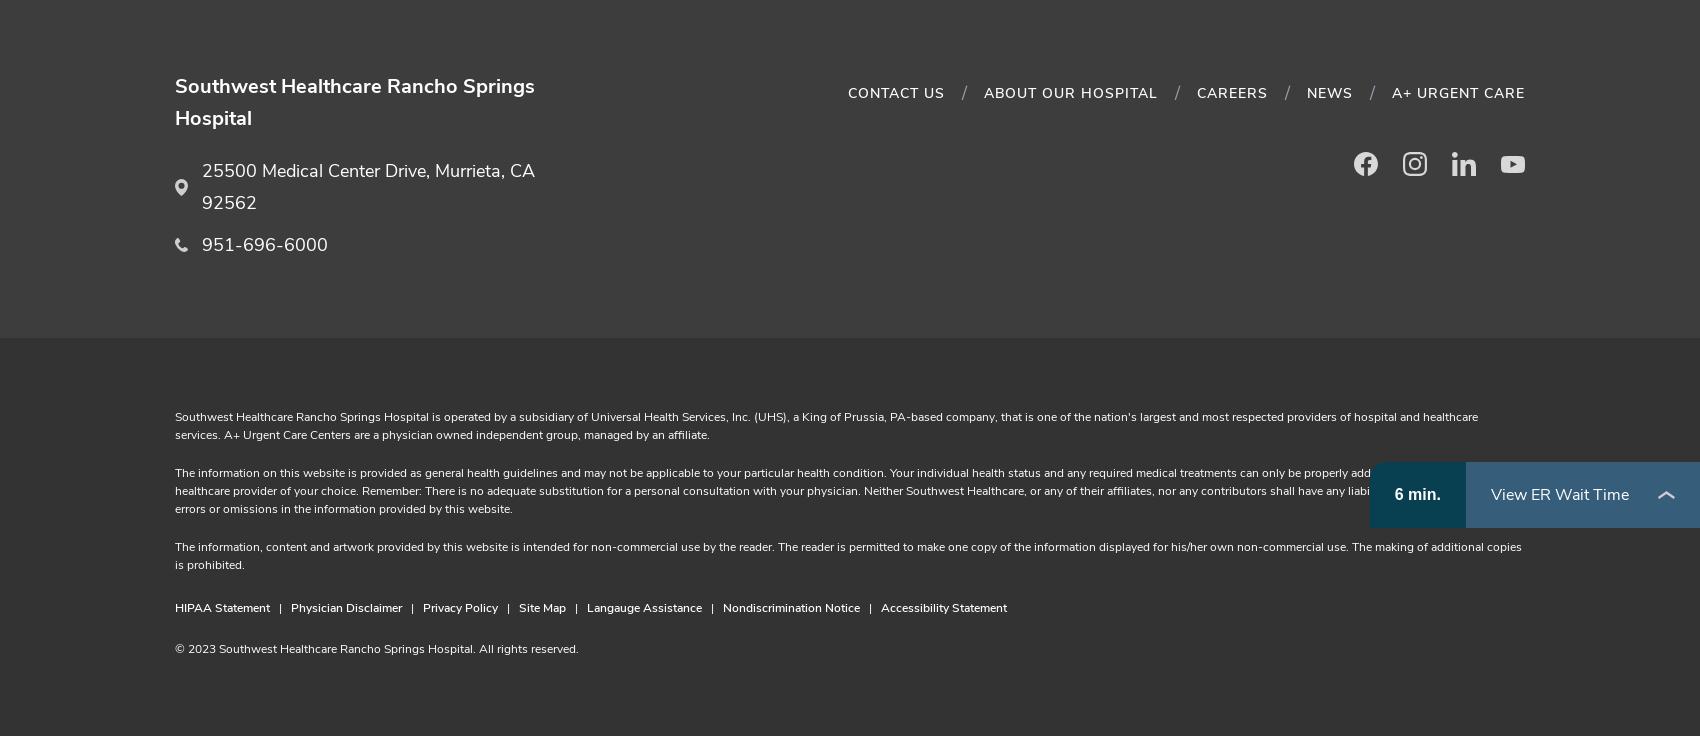  Describe the element at coordinates (291, 608) in the screenshot. I see `'Physician Disclaimer'` at that location.